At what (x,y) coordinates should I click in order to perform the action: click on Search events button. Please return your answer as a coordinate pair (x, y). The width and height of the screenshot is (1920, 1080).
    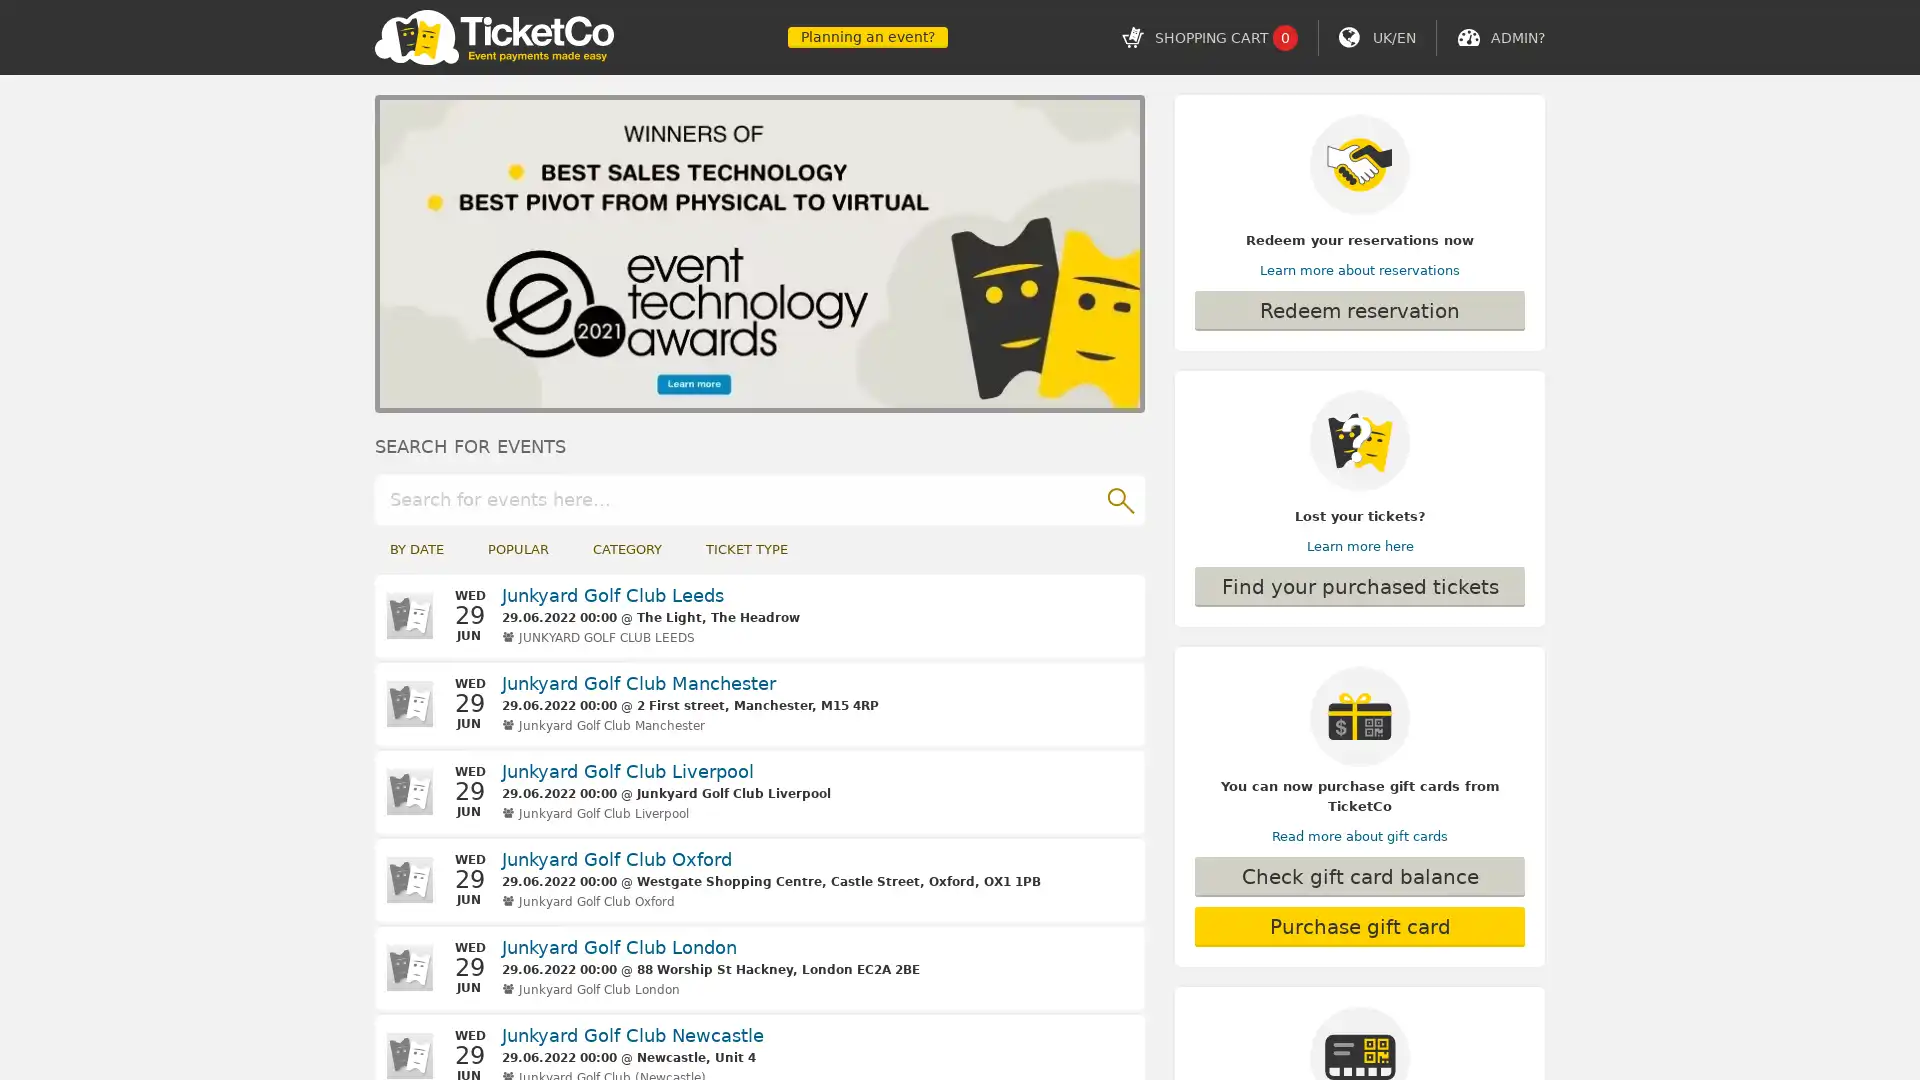
    Looking at the image, I should click on (1118, 497).